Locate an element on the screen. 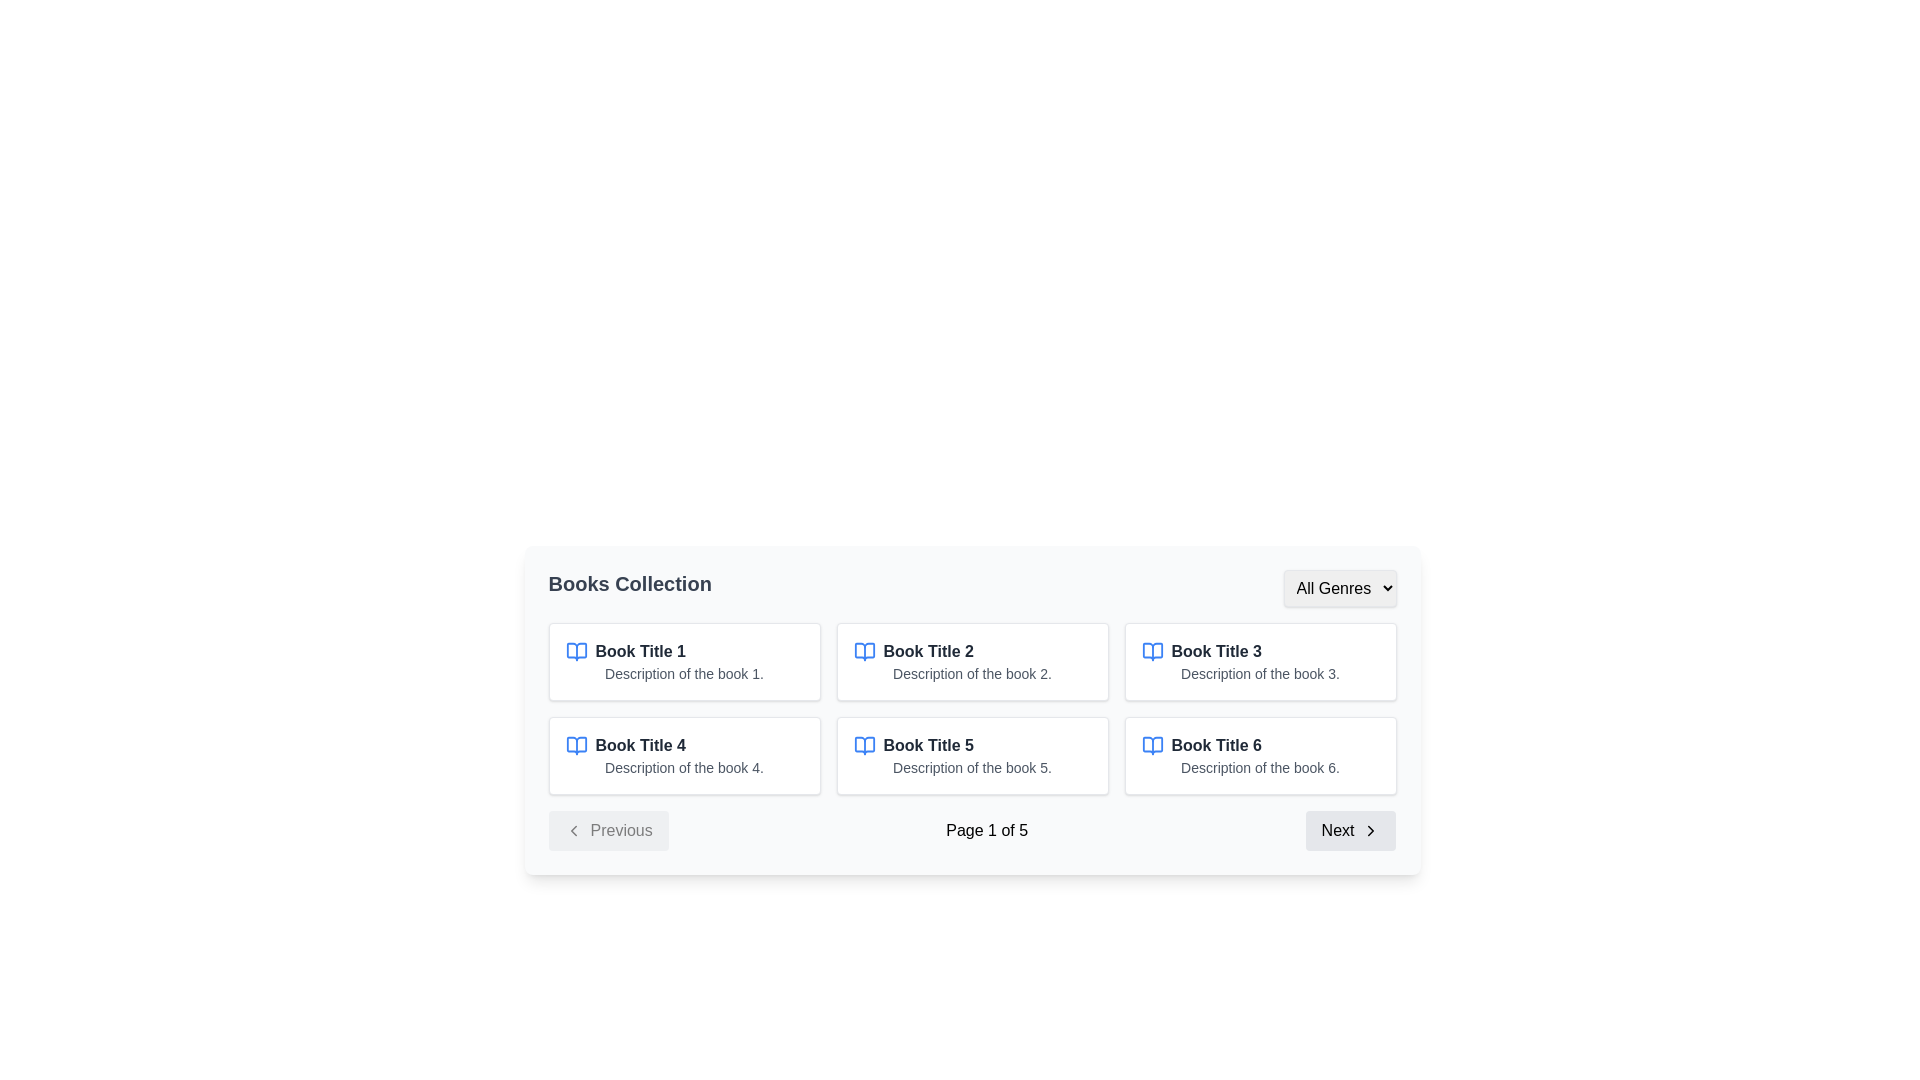 Image resolution: width=1920 pixels, height=1080 pixels. the styling of the book resource icon located in the sixth tile of the book grid, adjacent to 'Book Title 6' is located at coordinates (1152, 745).